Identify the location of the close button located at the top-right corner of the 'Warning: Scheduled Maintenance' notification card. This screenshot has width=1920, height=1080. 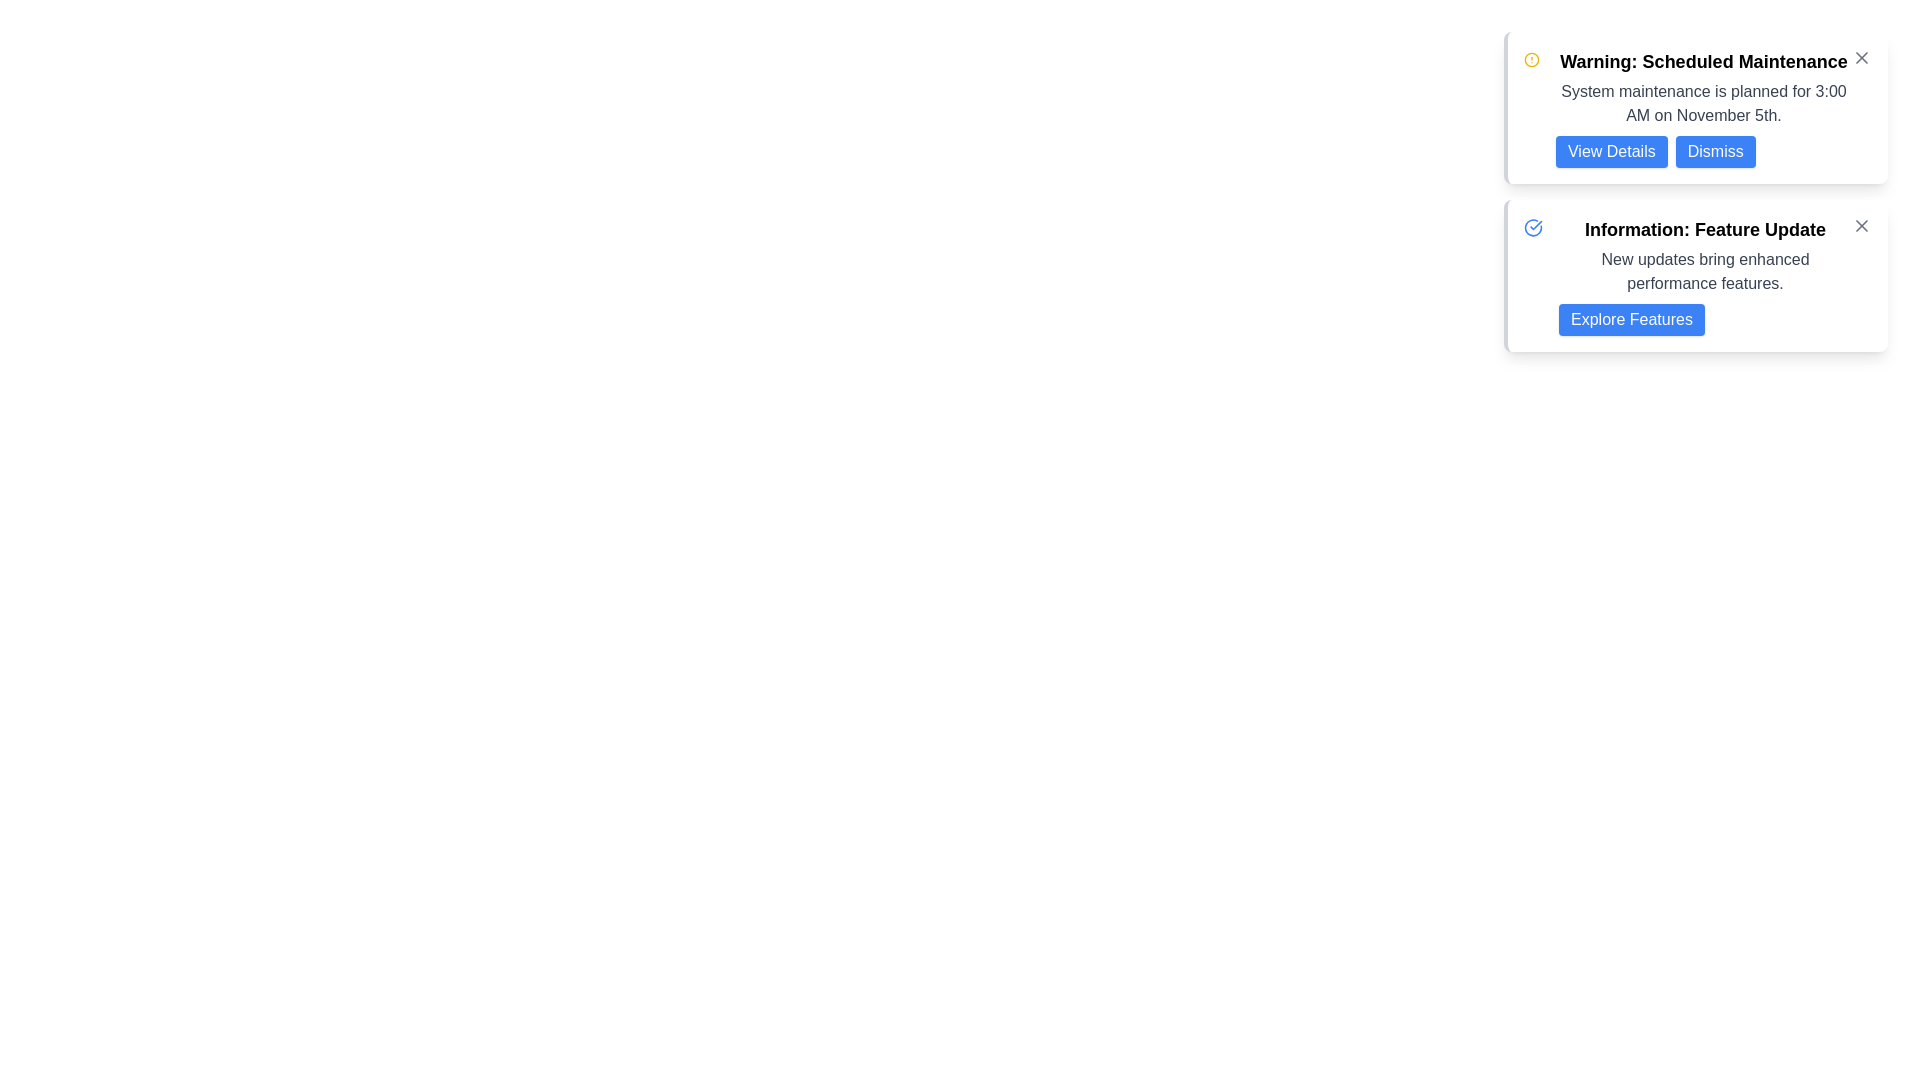
(1861, 56).